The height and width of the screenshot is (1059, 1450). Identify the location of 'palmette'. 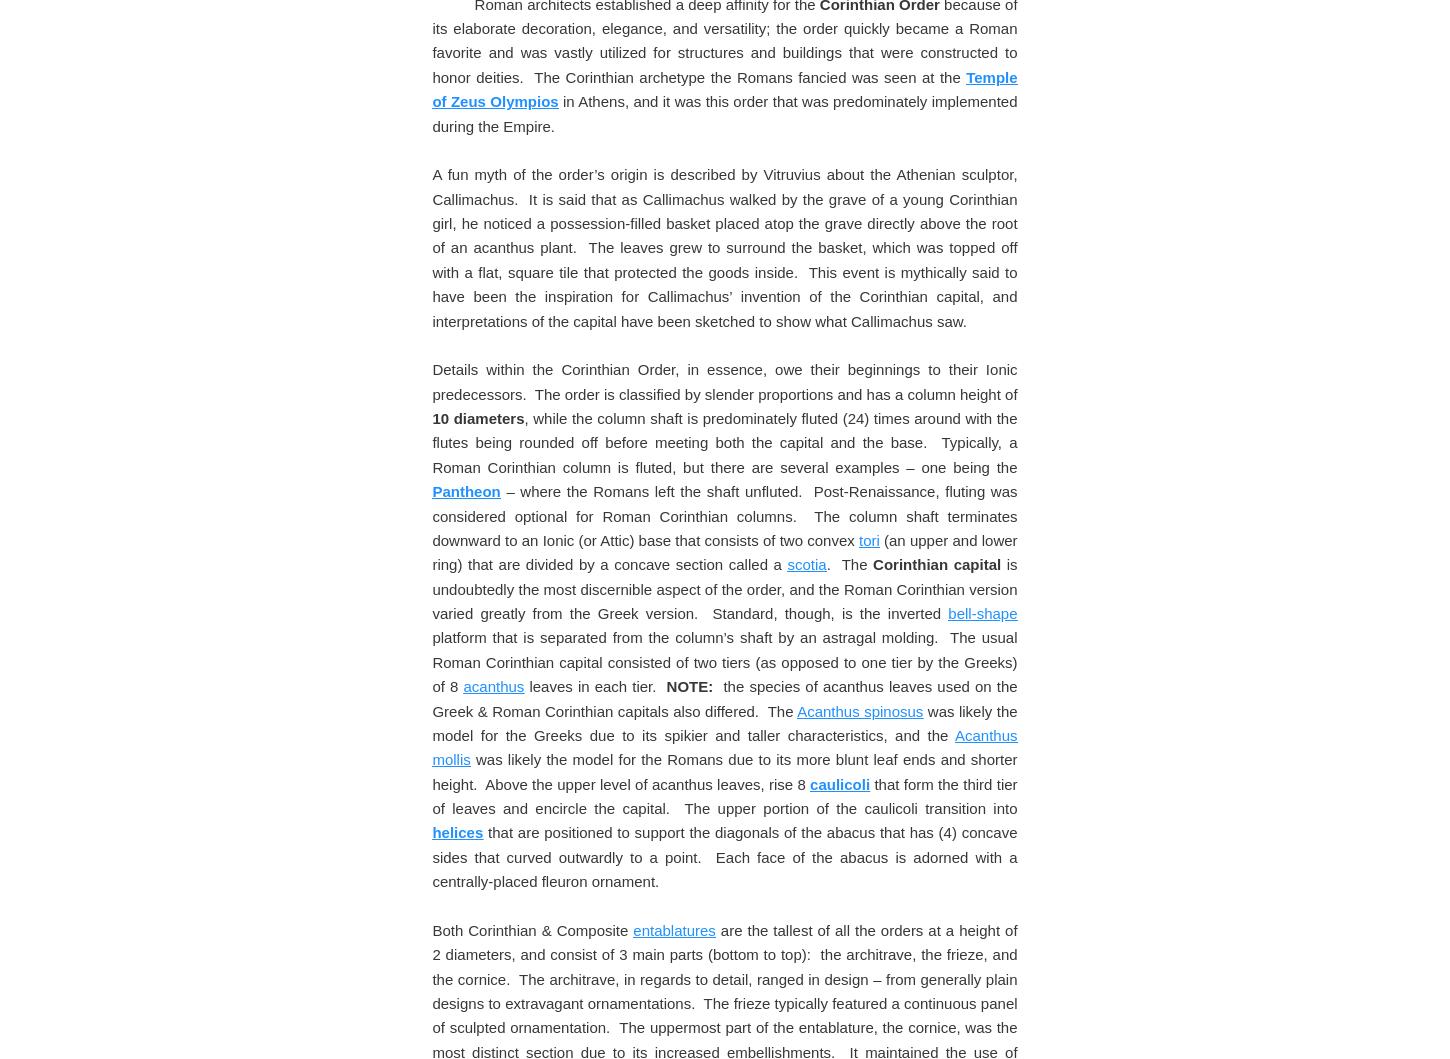
(459, 64).